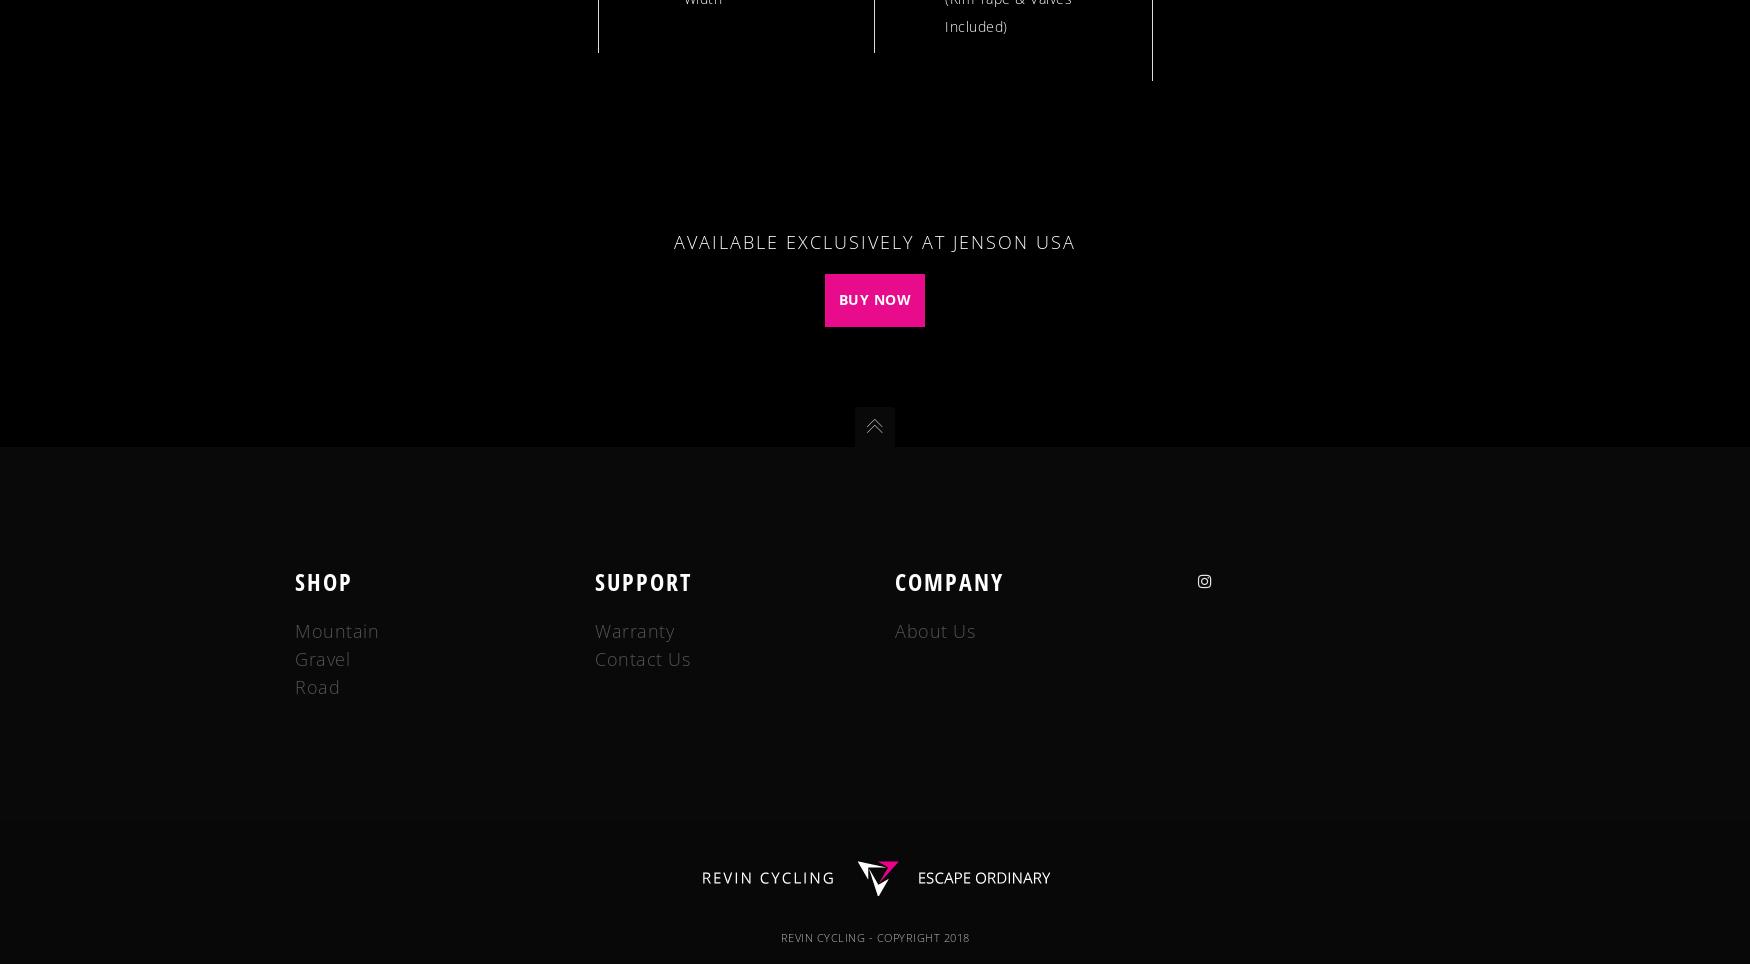  I want to click on 'Warranty', so click(633, 629).